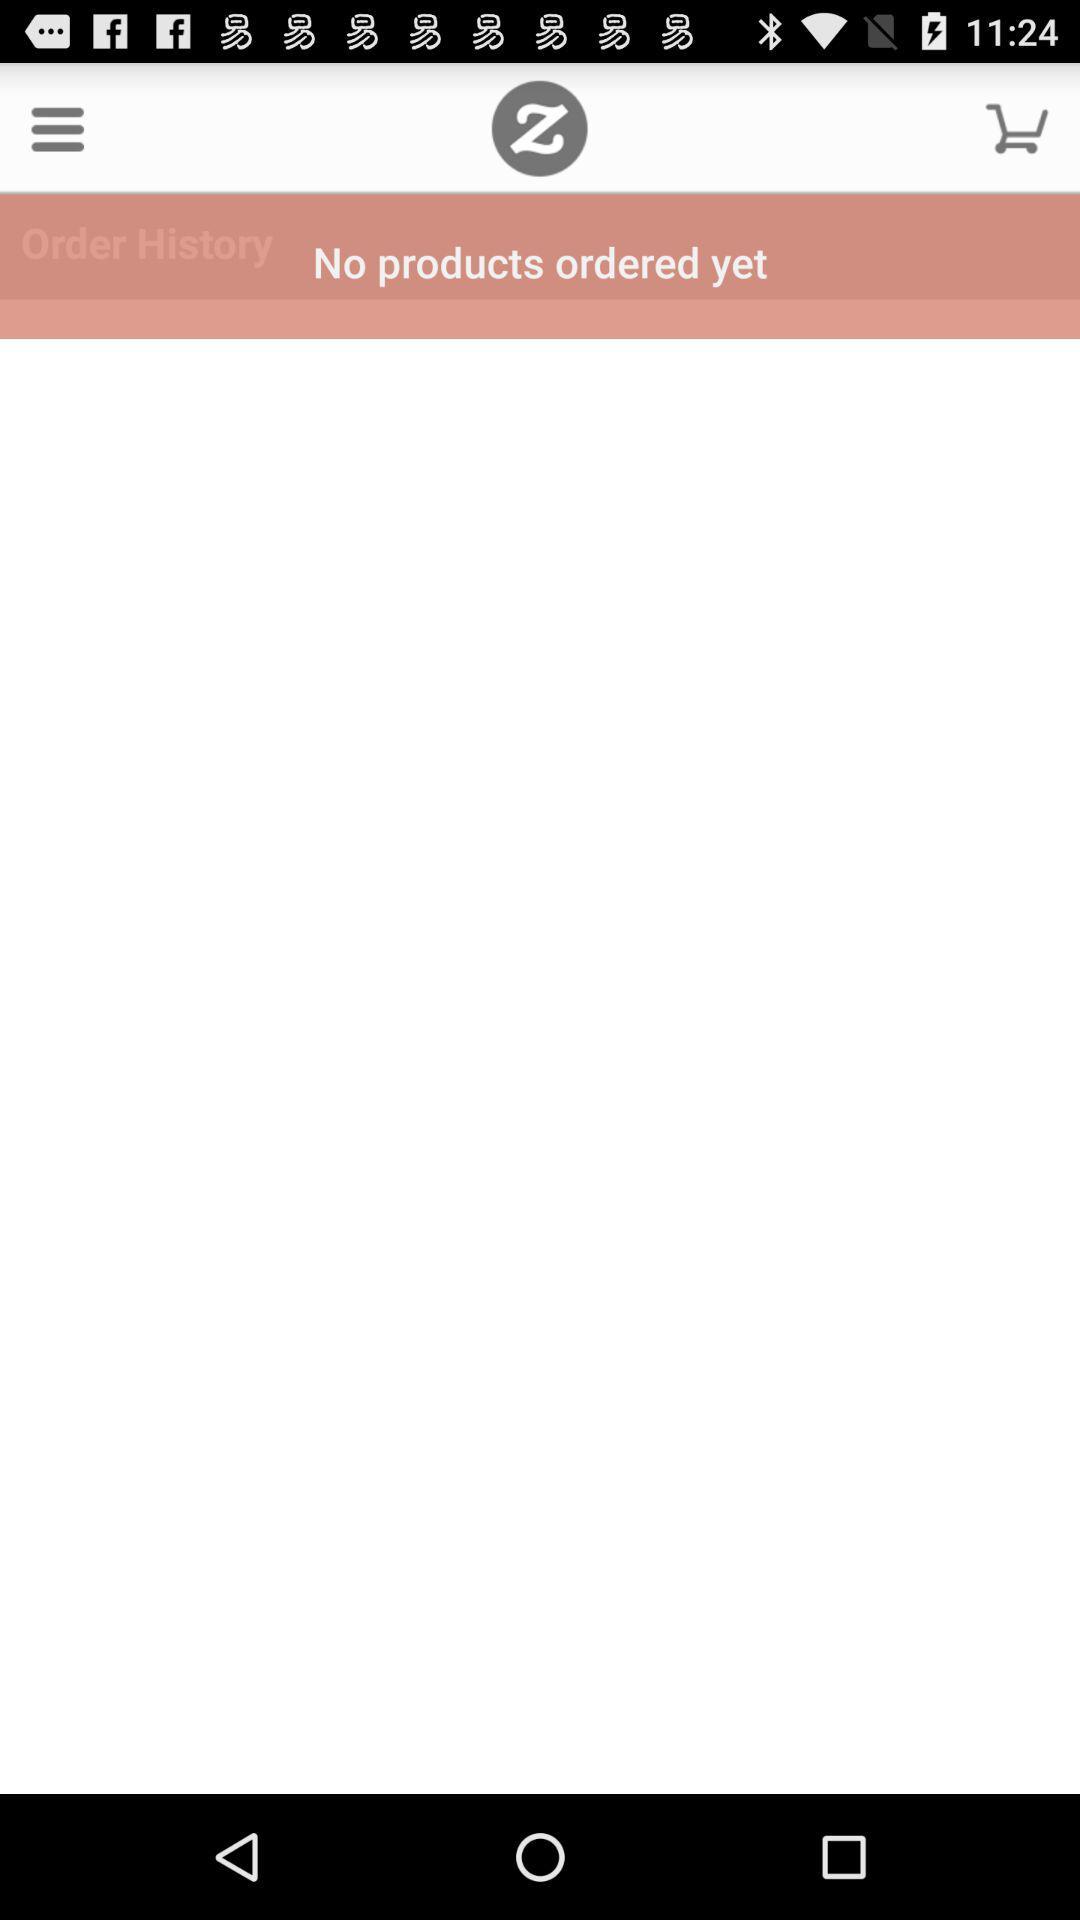 The height and width of the screenshot is (1920, 1080). I want to click on the cart icon, so click(1017, 136).